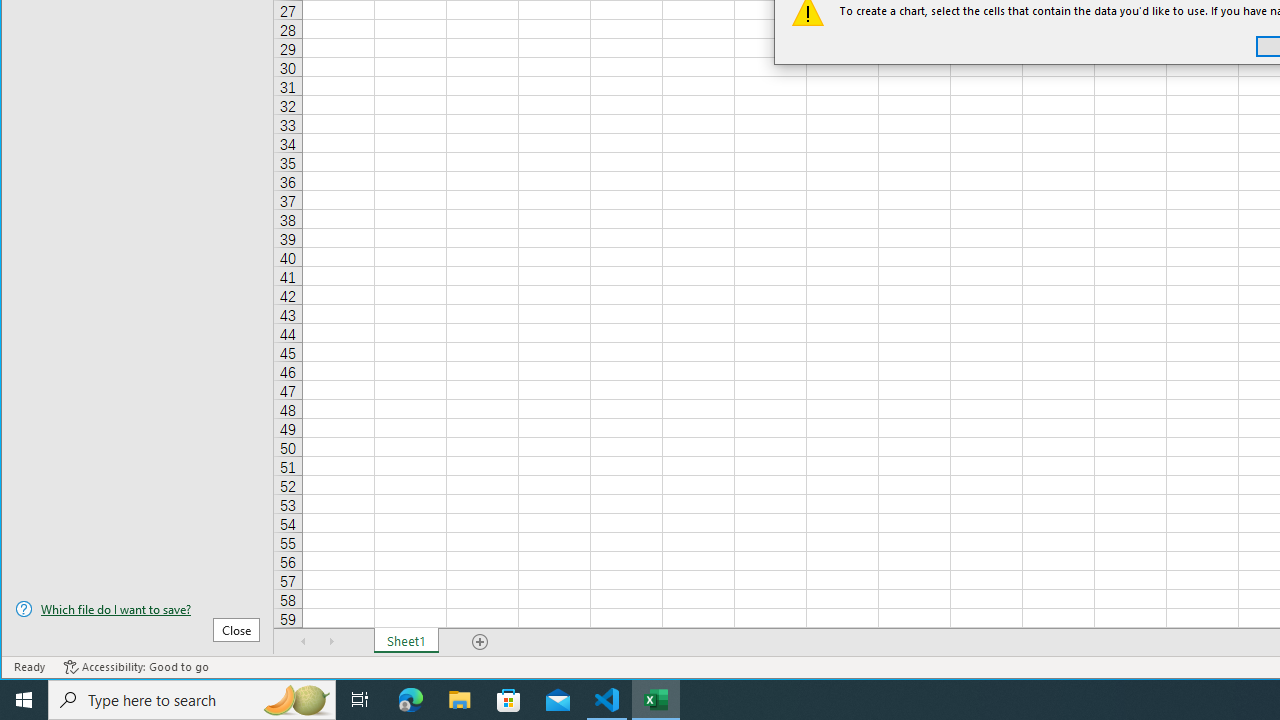 This screenshot has height=720, width=1280. Describe the element at coordinates (136, 608) in the screenshot. I see `'Which file do I want to save?'` at that location.